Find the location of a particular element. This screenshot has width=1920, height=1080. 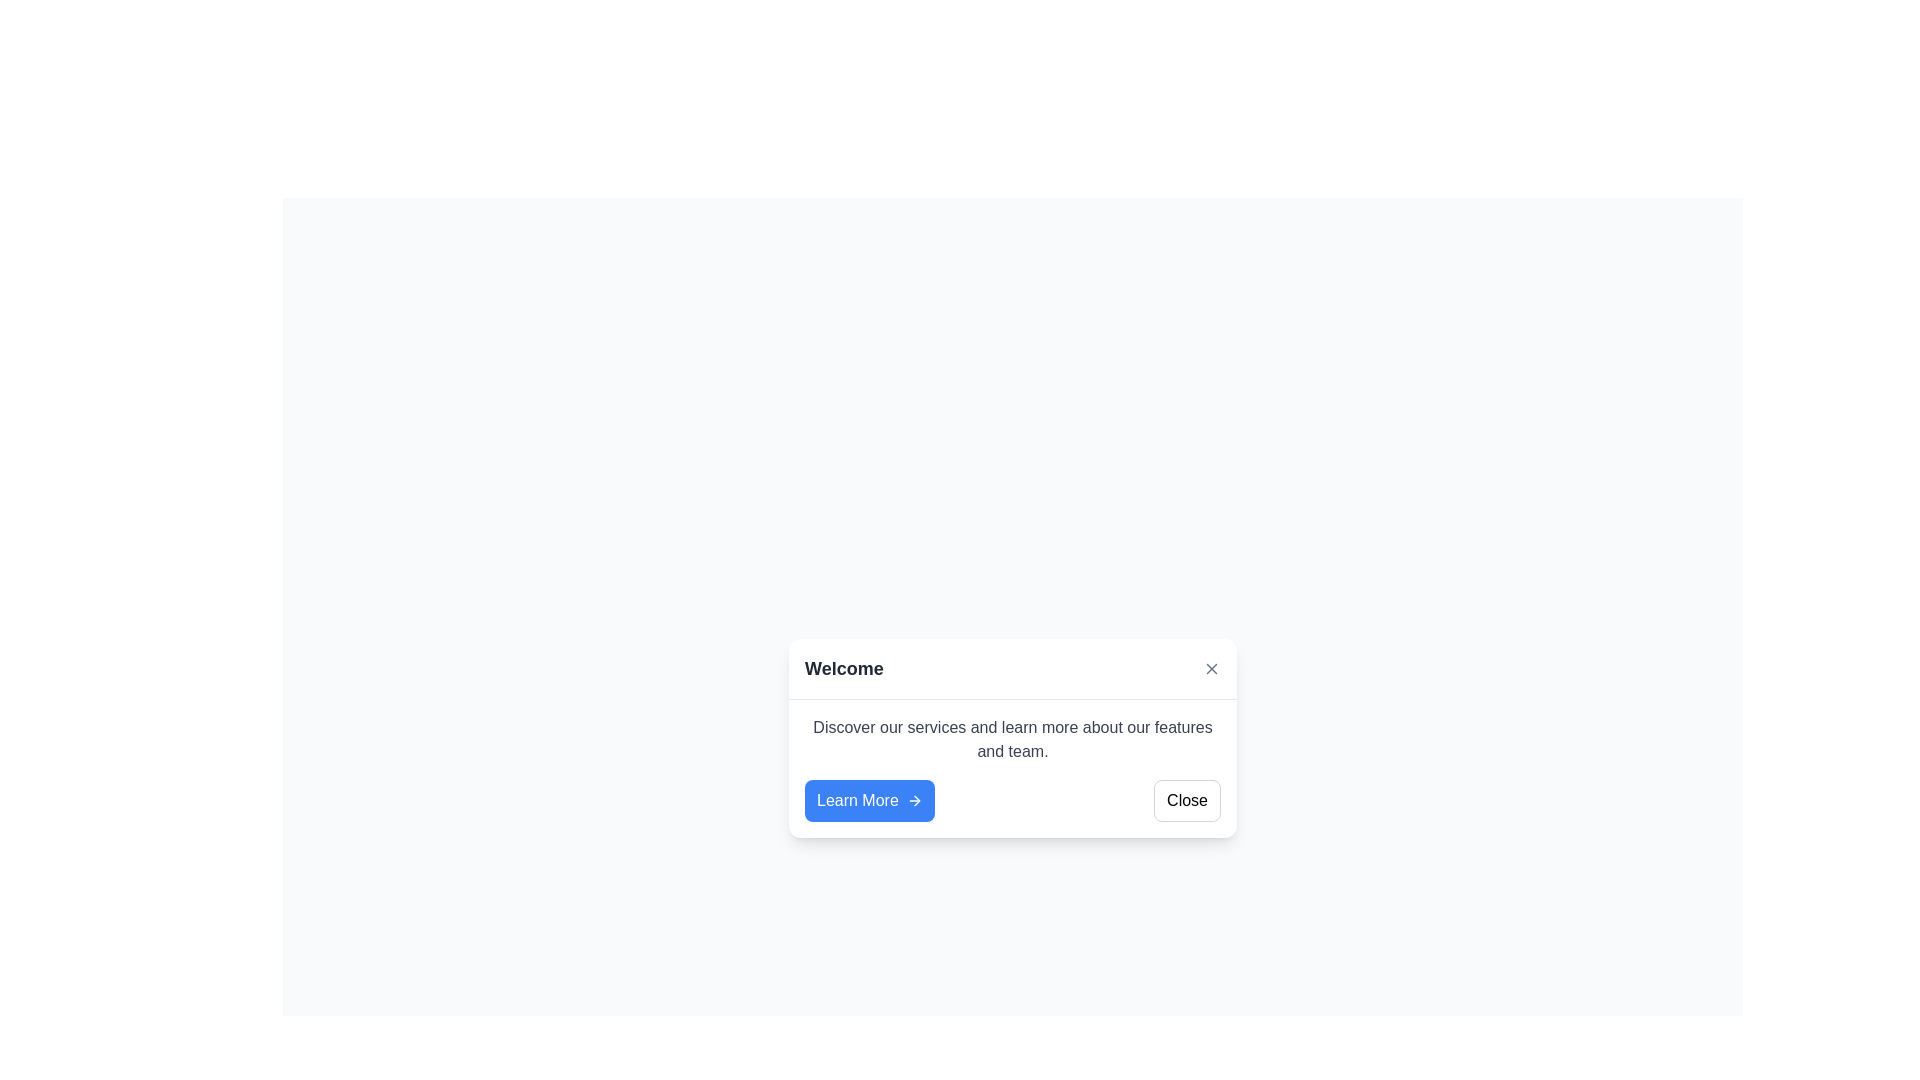

the close button represented by the 'X' icon located in the top-right corner of the modal dialog box is located at coordinates (1210, 668).